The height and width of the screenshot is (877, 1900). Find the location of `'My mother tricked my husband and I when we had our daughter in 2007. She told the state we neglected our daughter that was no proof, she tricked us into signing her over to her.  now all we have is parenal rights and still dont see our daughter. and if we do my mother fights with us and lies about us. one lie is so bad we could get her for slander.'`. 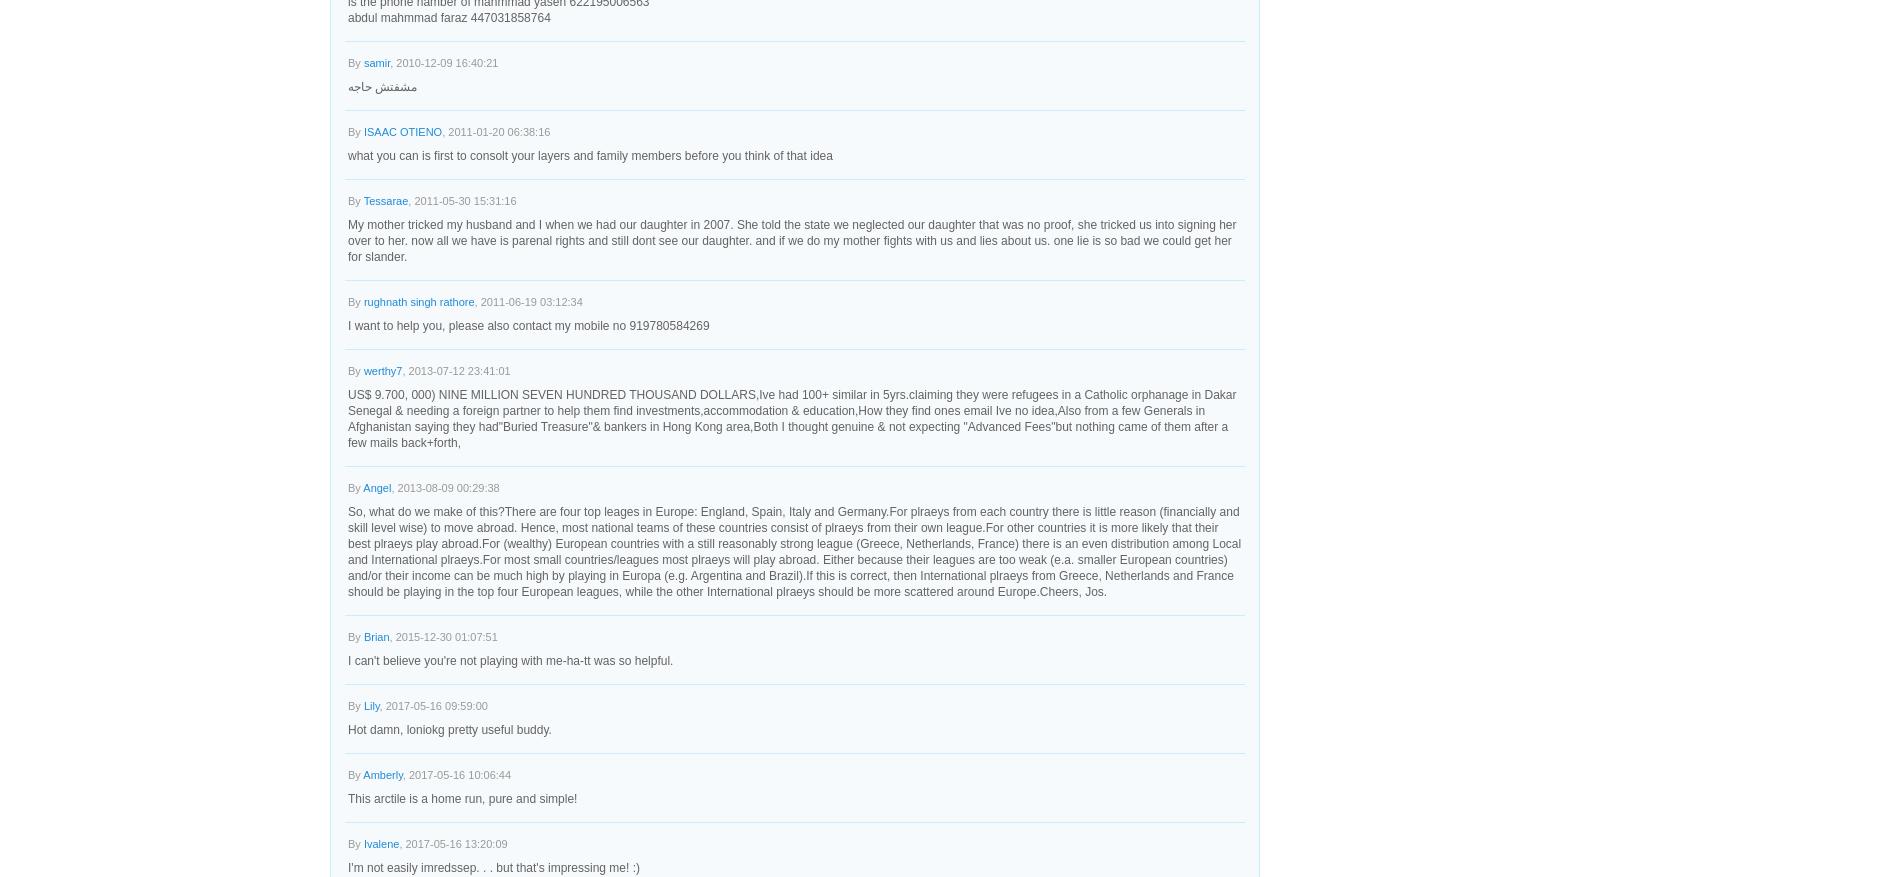

'My mother tricked my husband and I when we had our daughter in 2007. She told the state we neglected our daughter that was no proof, she tricked us into signing her over to her.  now all we have is parenal rights and still dont see our daughter. and if we do my mother fights with us and lies about us. one lie is so bad we could get her for slander.' is located at coordinates (790, 239).